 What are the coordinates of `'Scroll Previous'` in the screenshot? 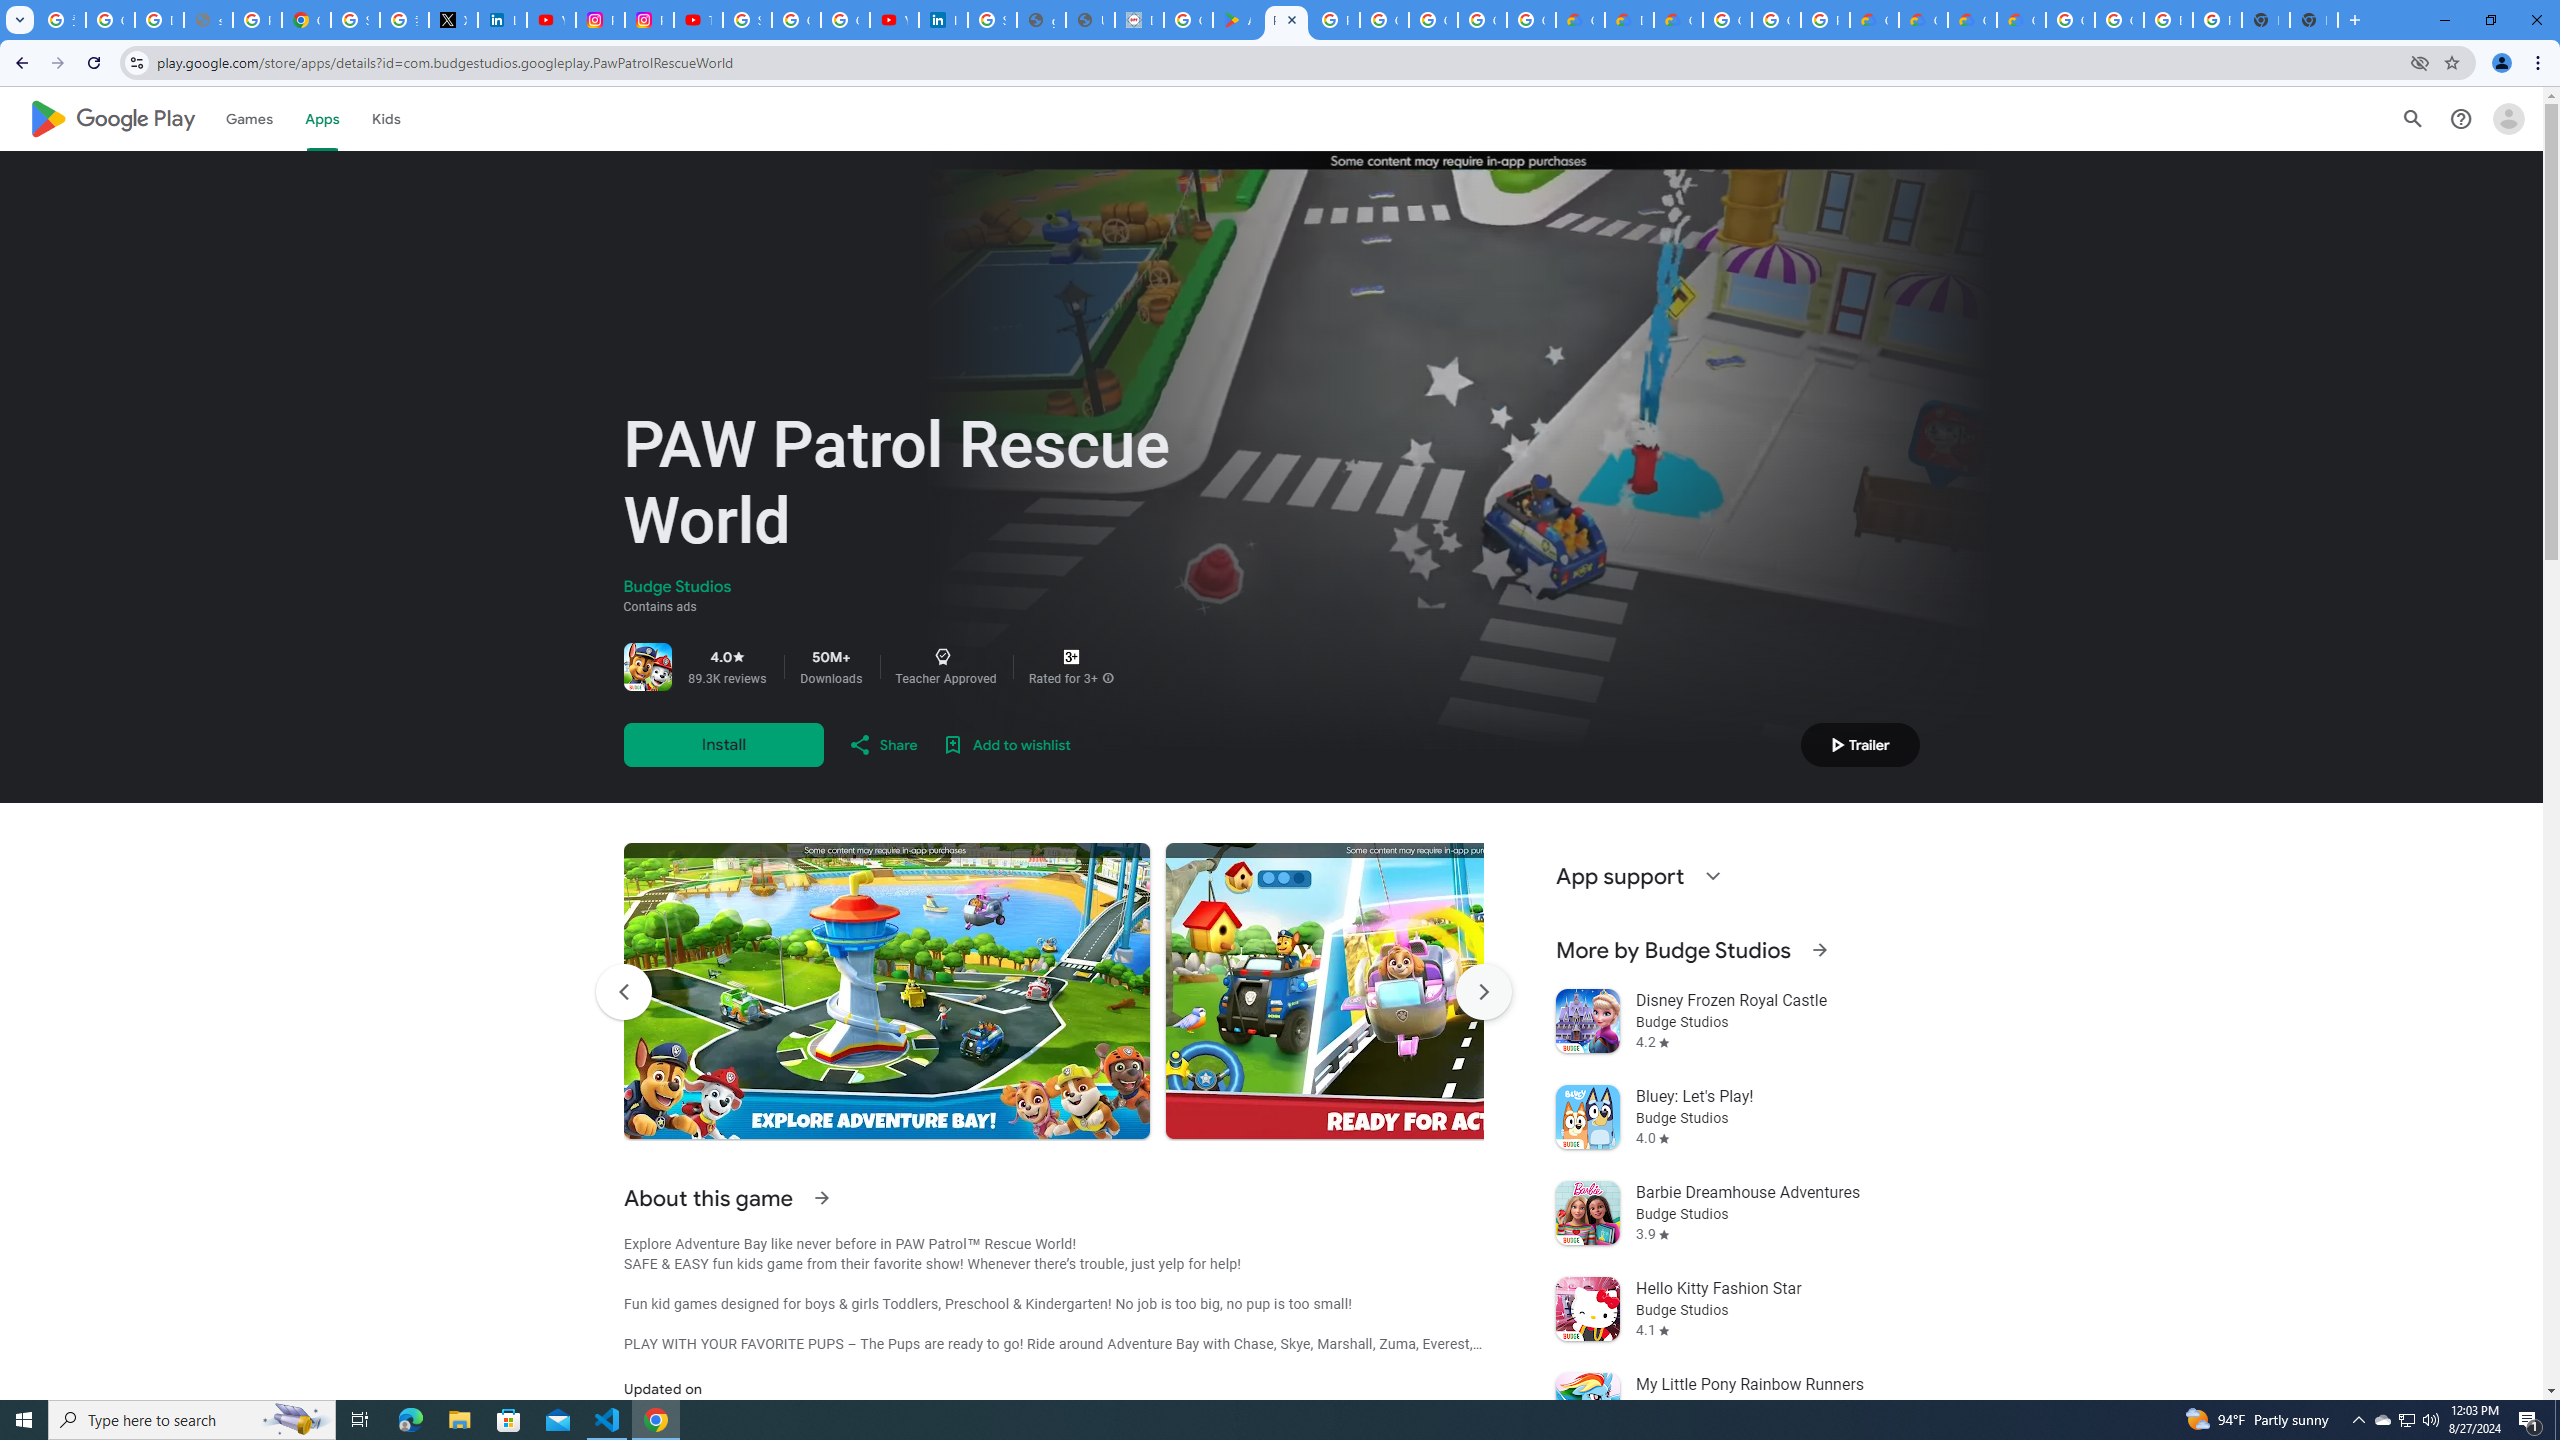 It's located at (623, 991).